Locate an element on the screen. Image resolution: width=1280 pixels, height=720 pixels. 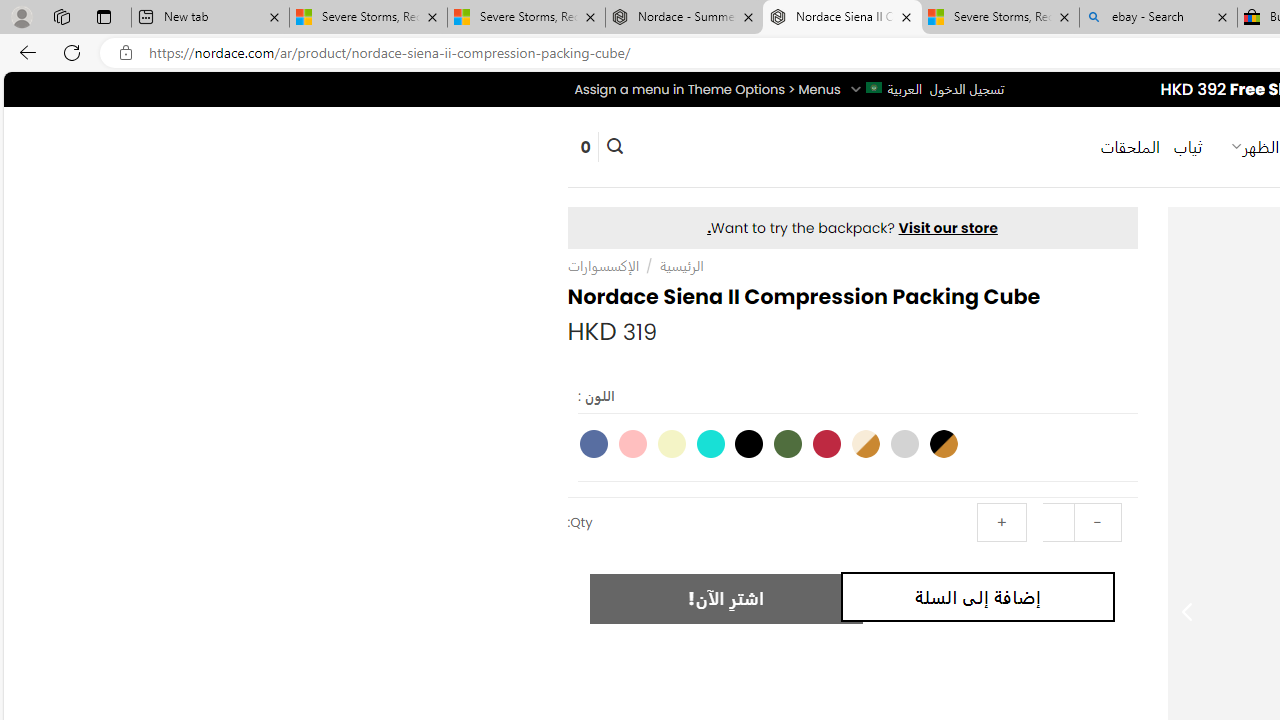
'Assign a menu in Theme Options > Menus' is located at coordinates (707, 88).